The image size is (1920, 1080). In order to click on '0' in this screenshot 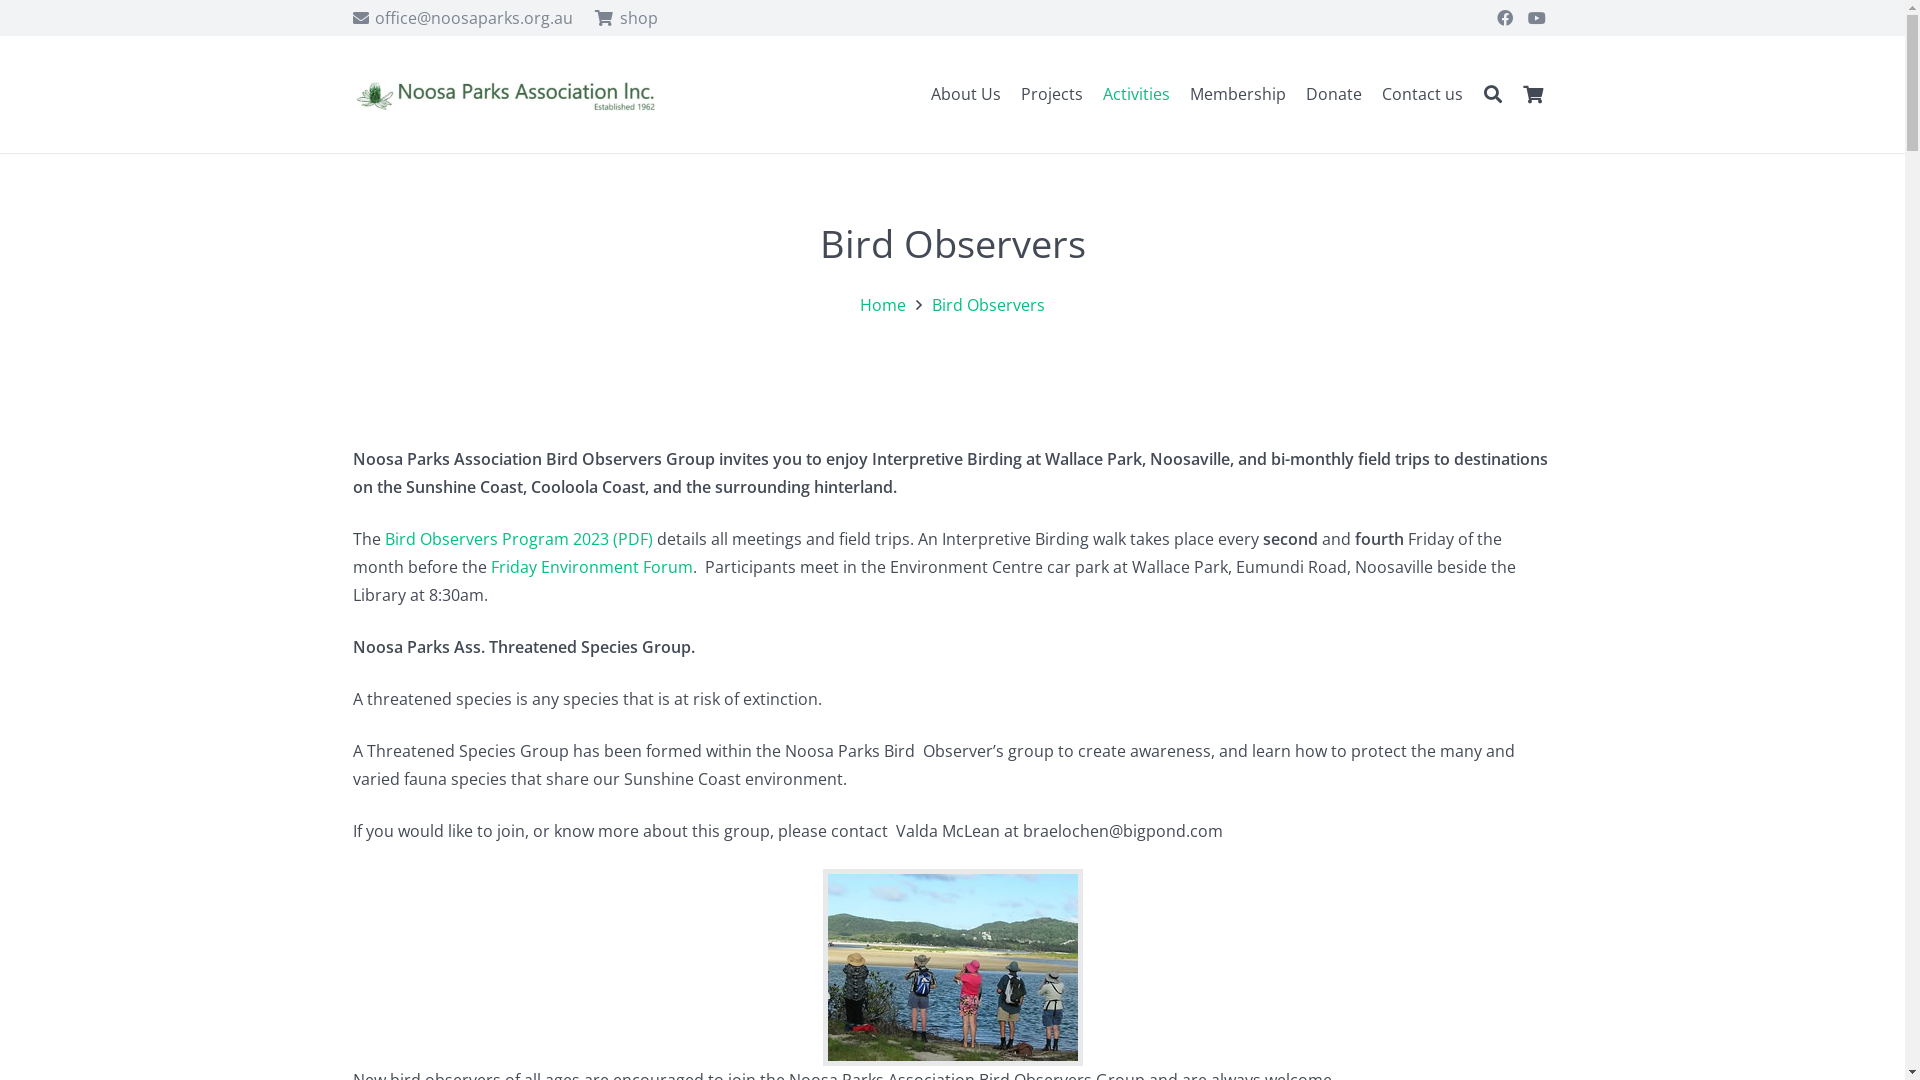, I will do `click(1531, 94)`.